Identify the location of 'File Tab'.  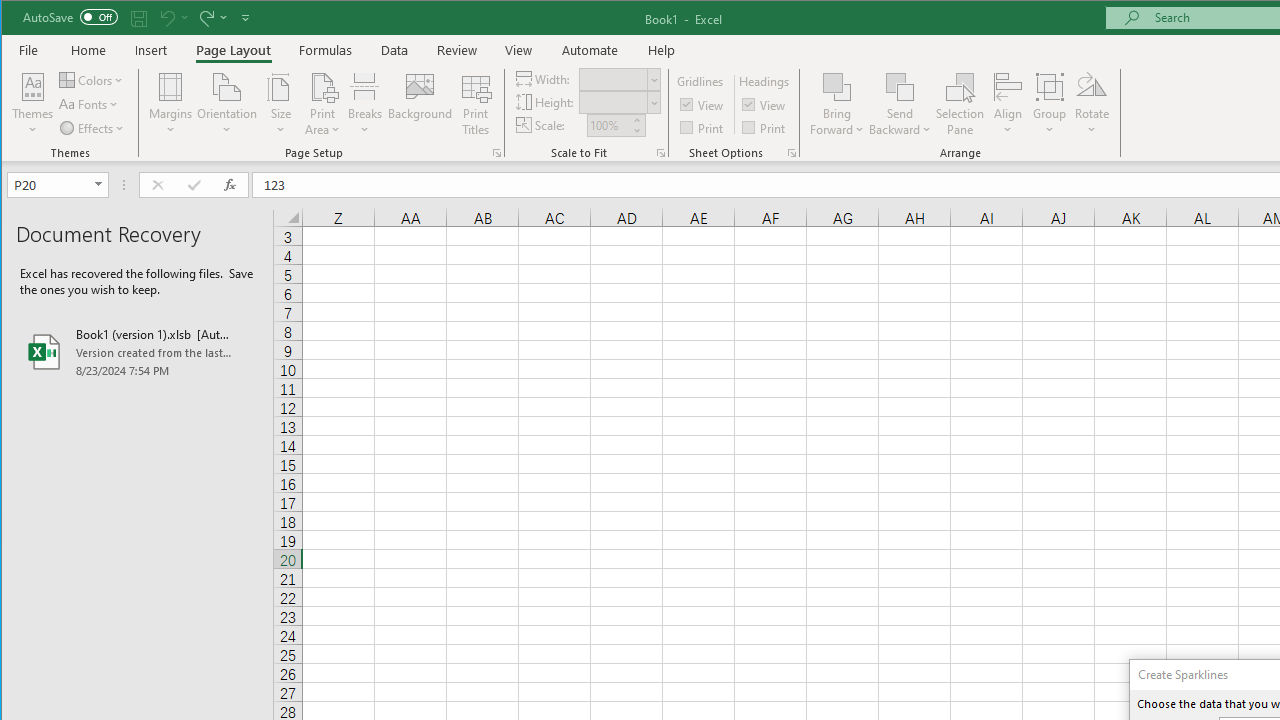
(29, 49).